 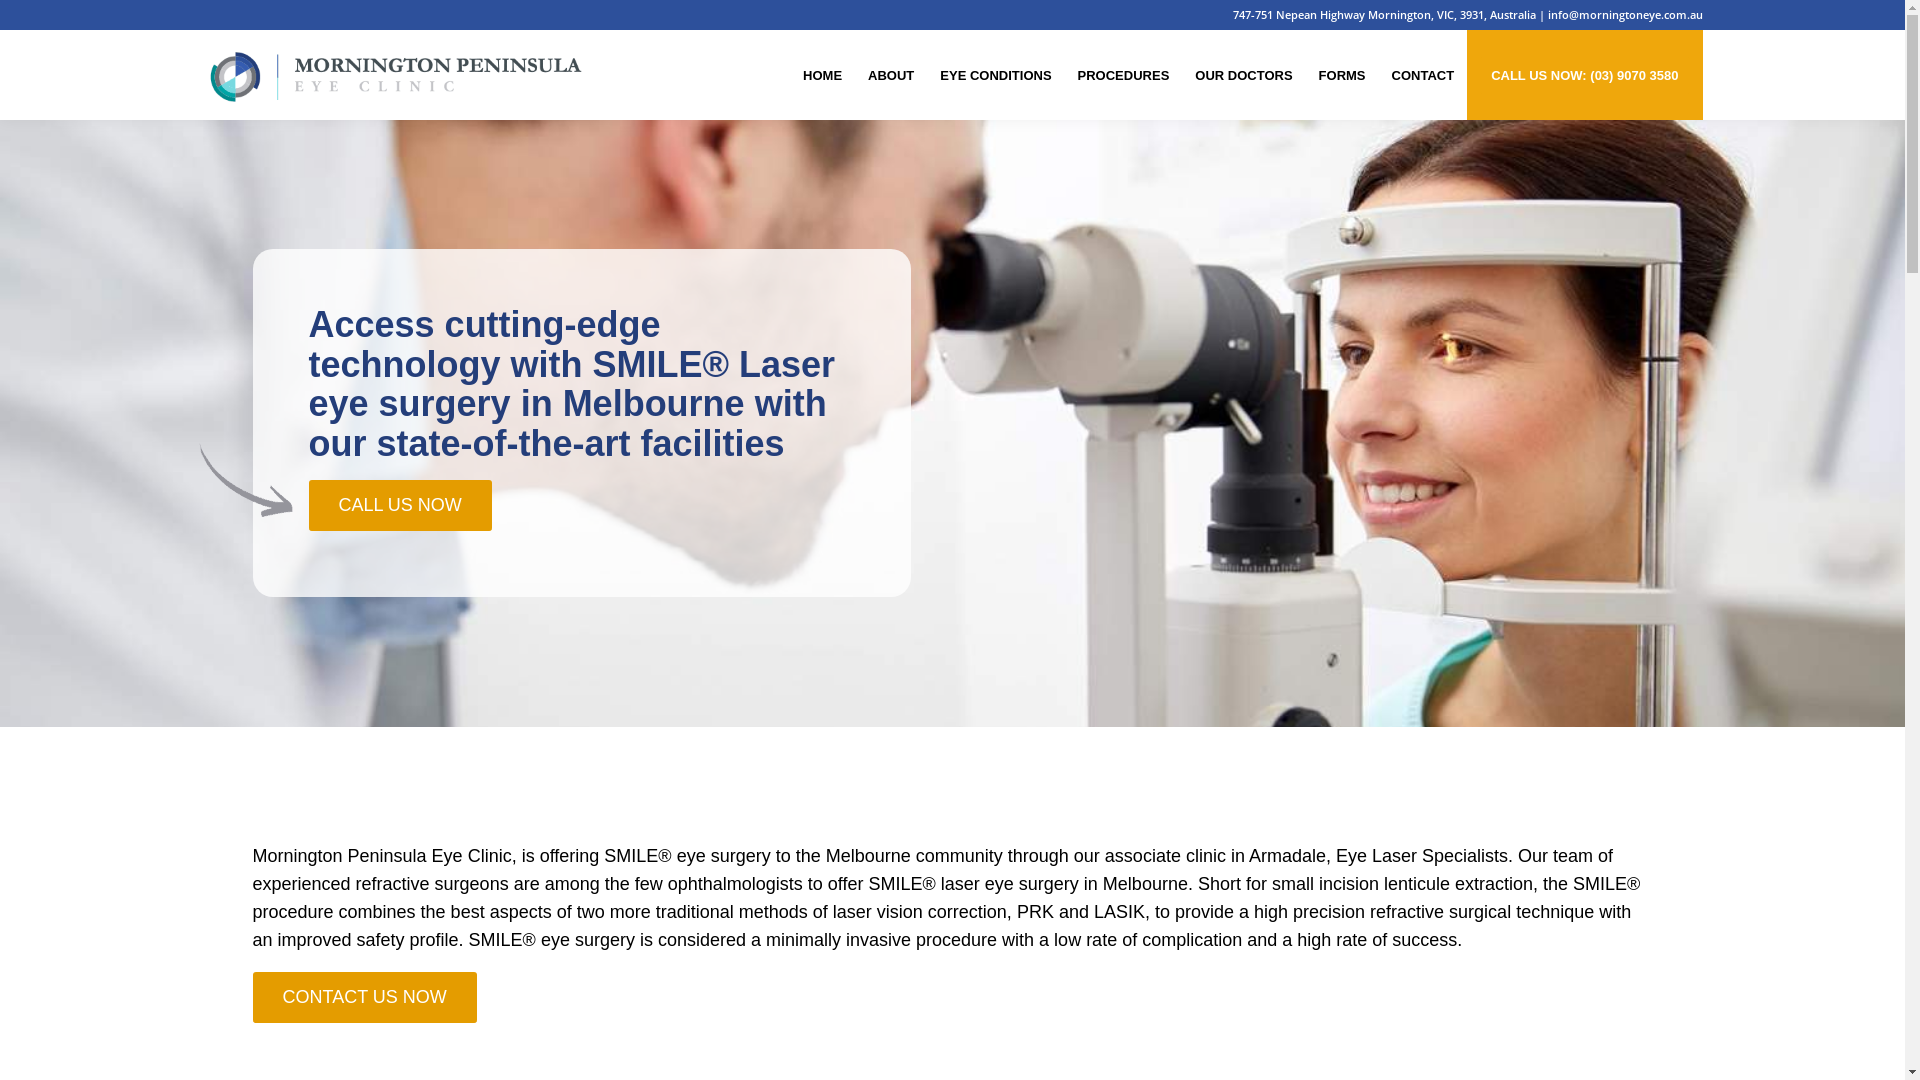 What do you see at coordinates (245, 480) in the screenshot?
I see `'arrow-right4'` at bounding box center [245, 480].